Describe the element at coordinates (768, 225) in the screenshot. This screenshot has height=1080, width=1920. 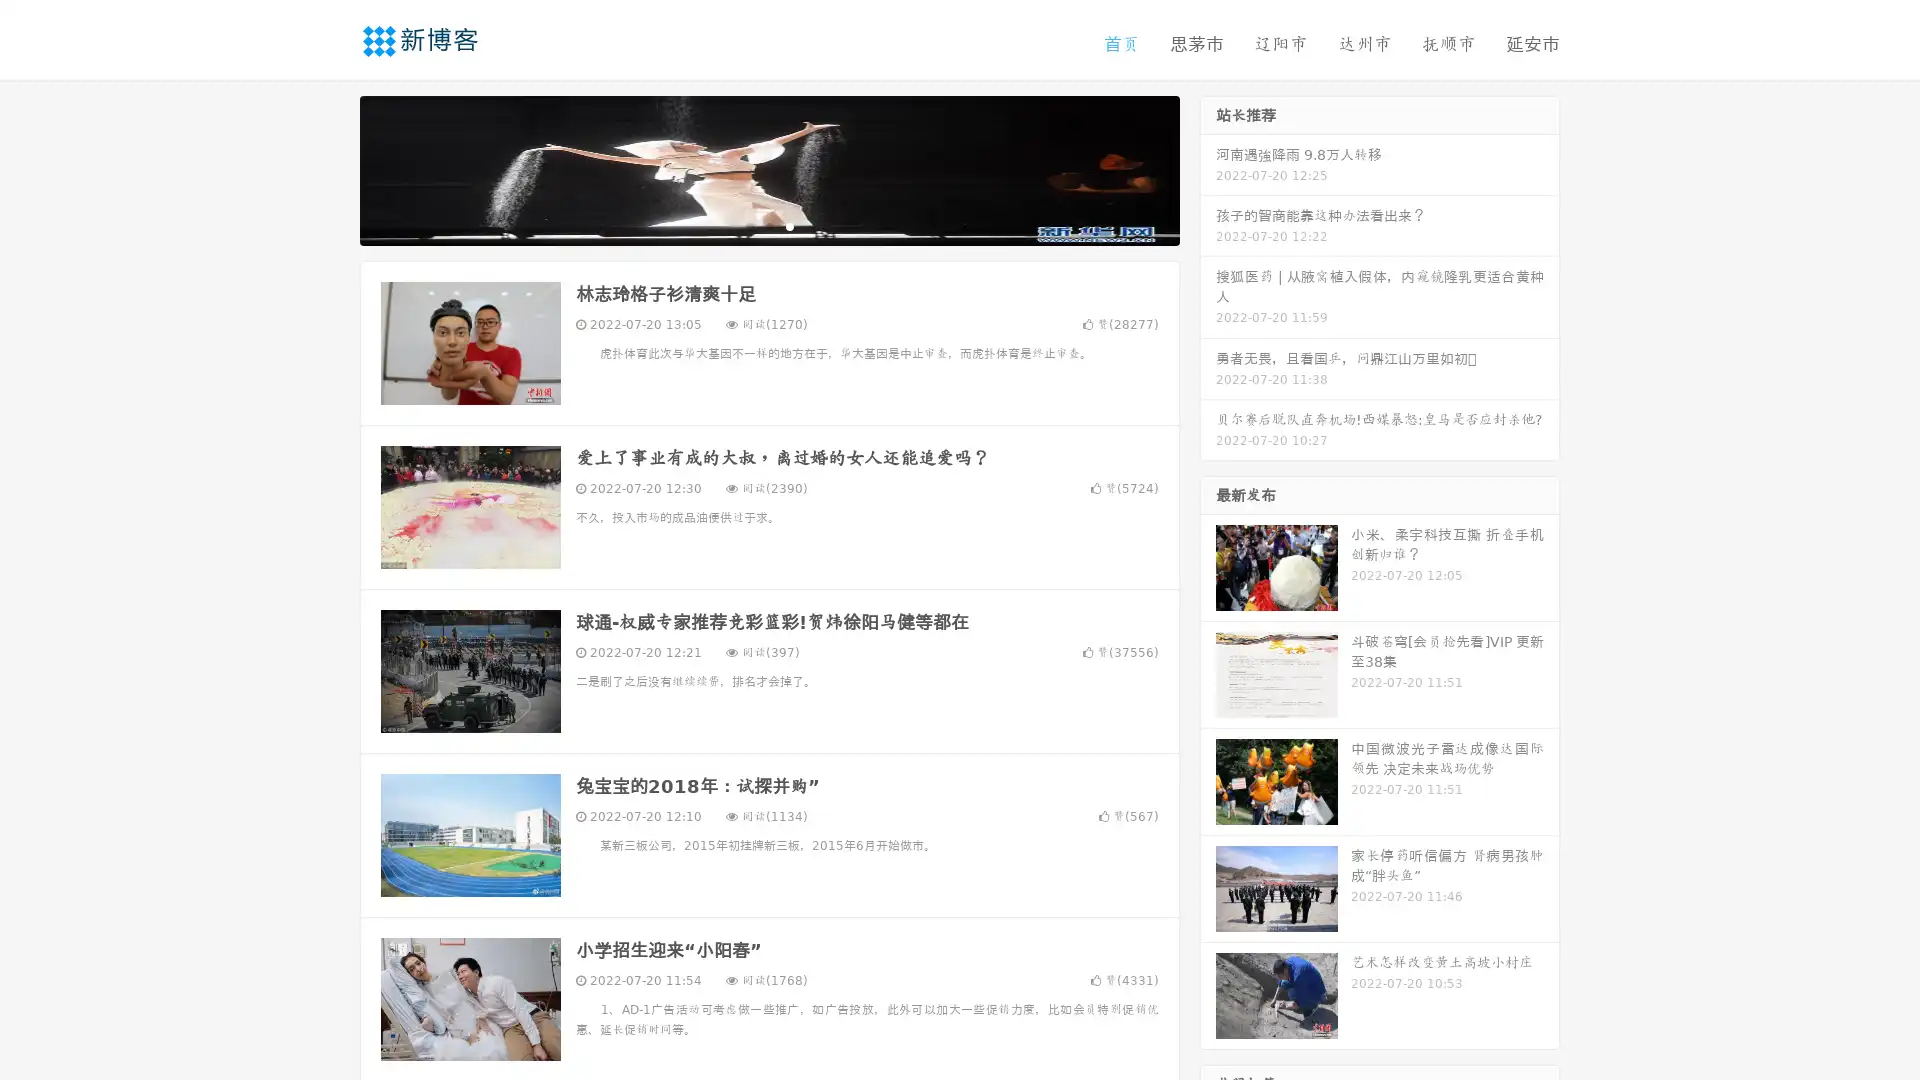
I see `Go to slide 2` at that location.